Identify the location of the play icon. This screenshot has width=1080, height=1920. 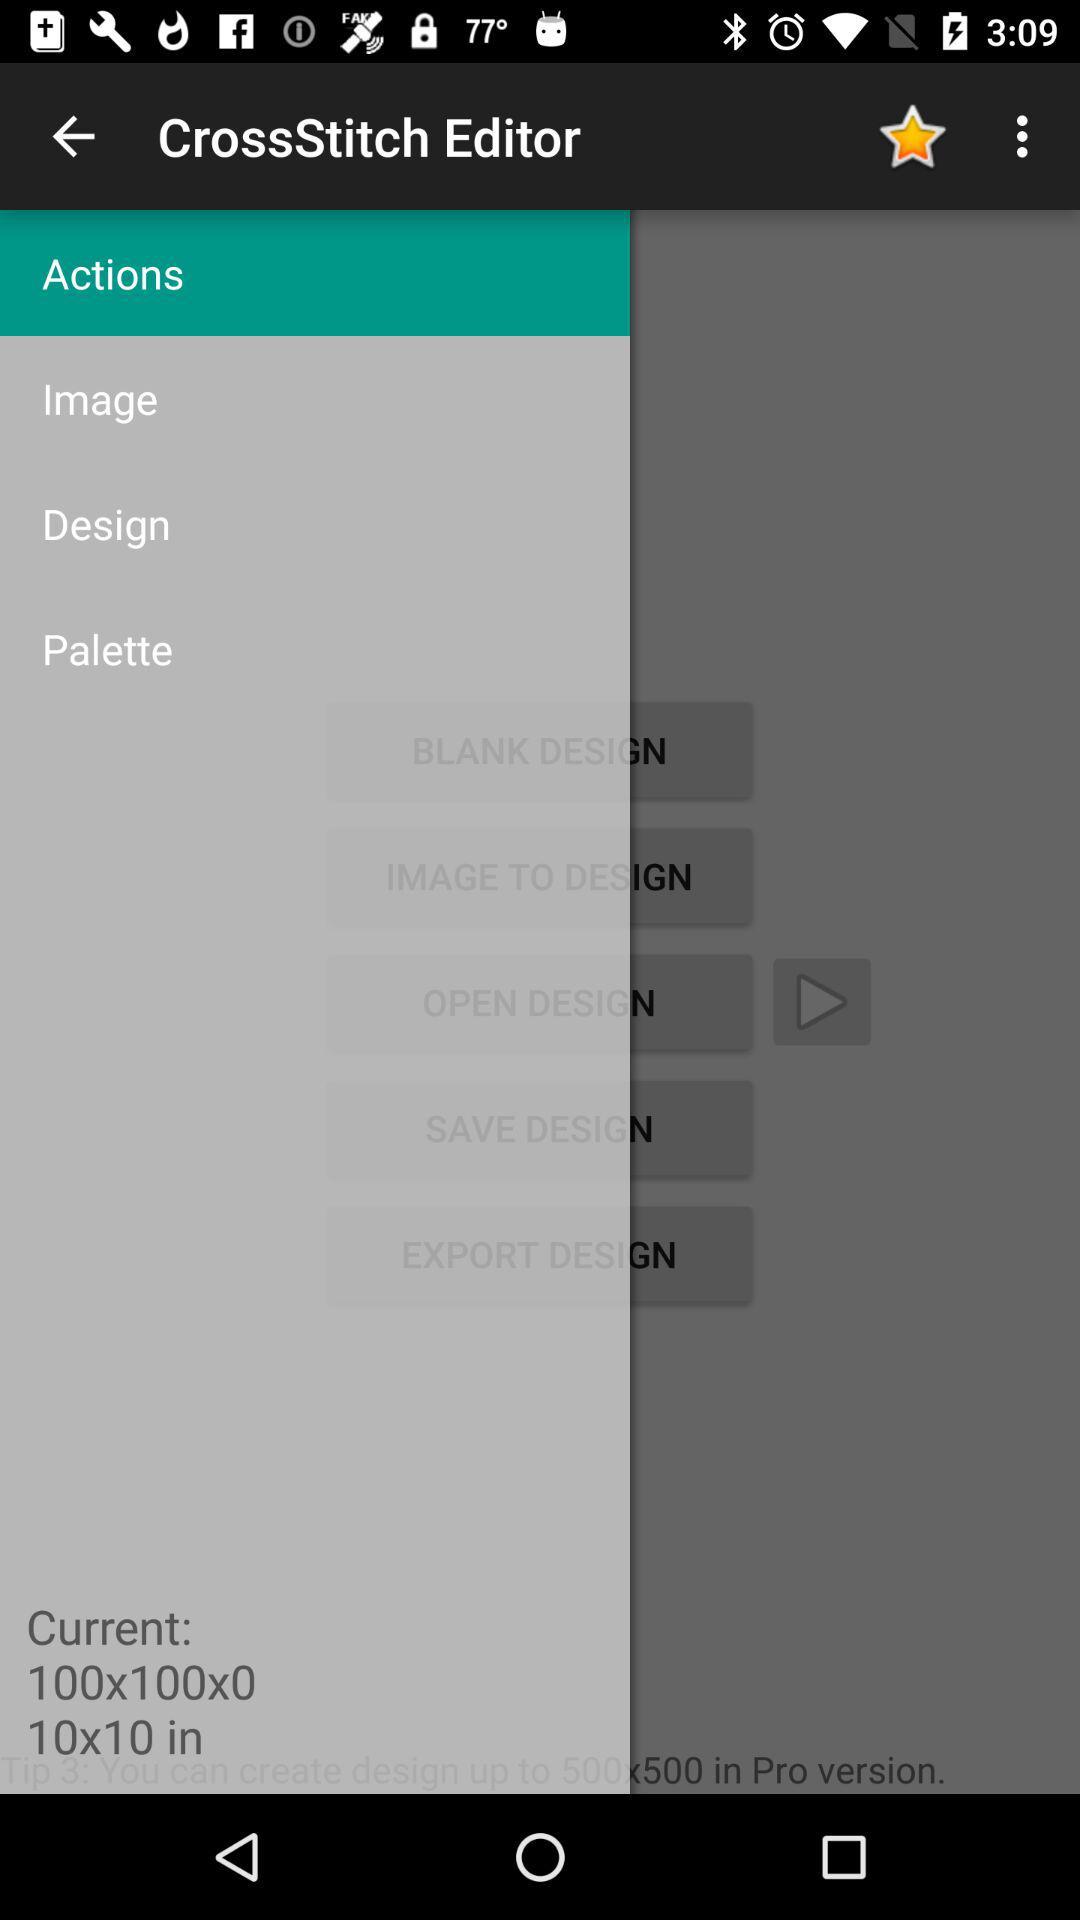
(821, 1002).